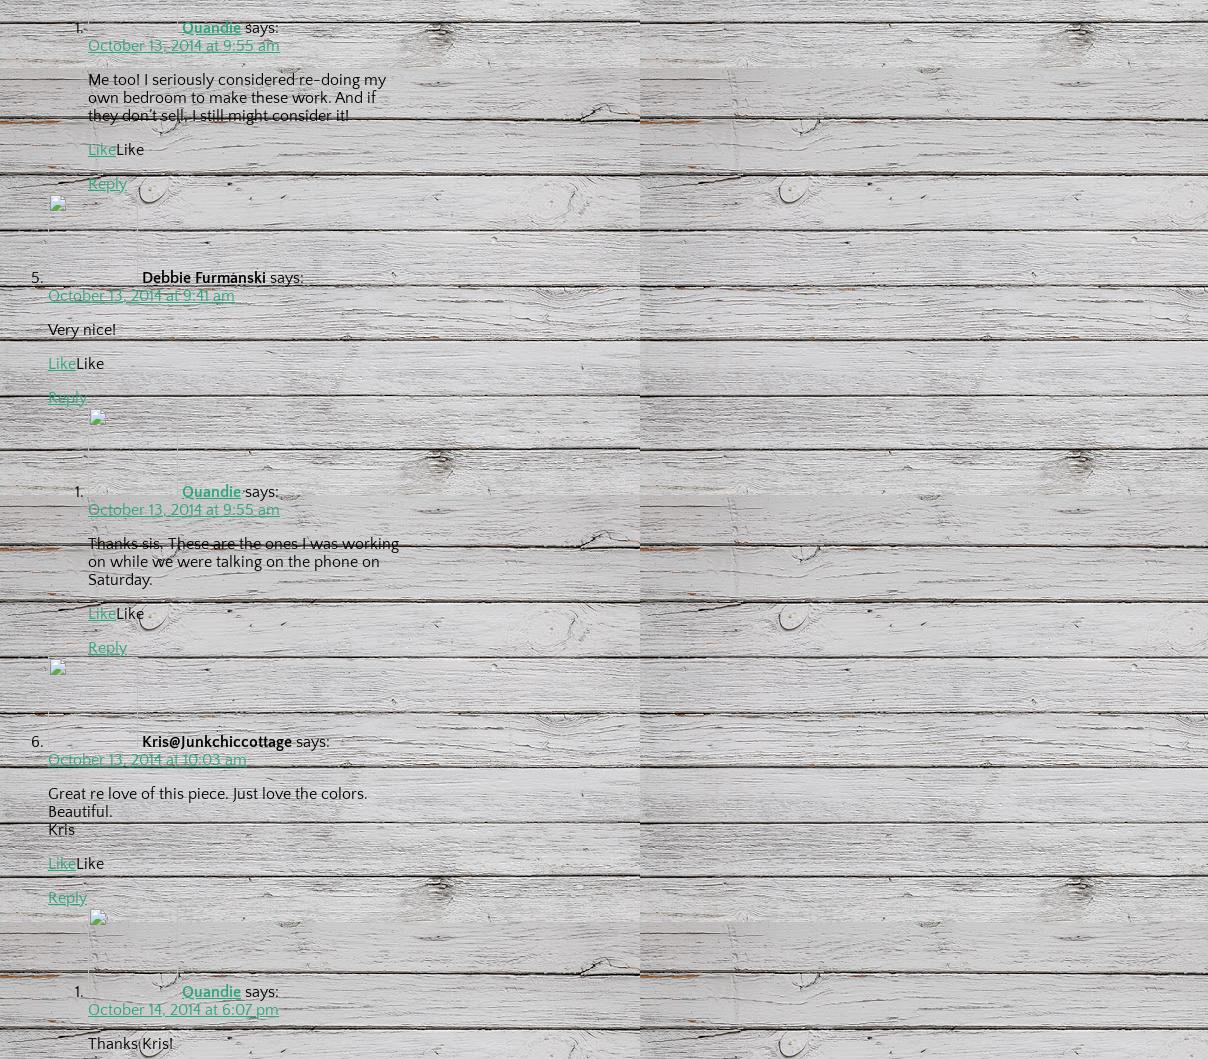 This screenshot has height=1059, width=1208. I want to click on 'Thanks Kris!', so click(129, 1042).